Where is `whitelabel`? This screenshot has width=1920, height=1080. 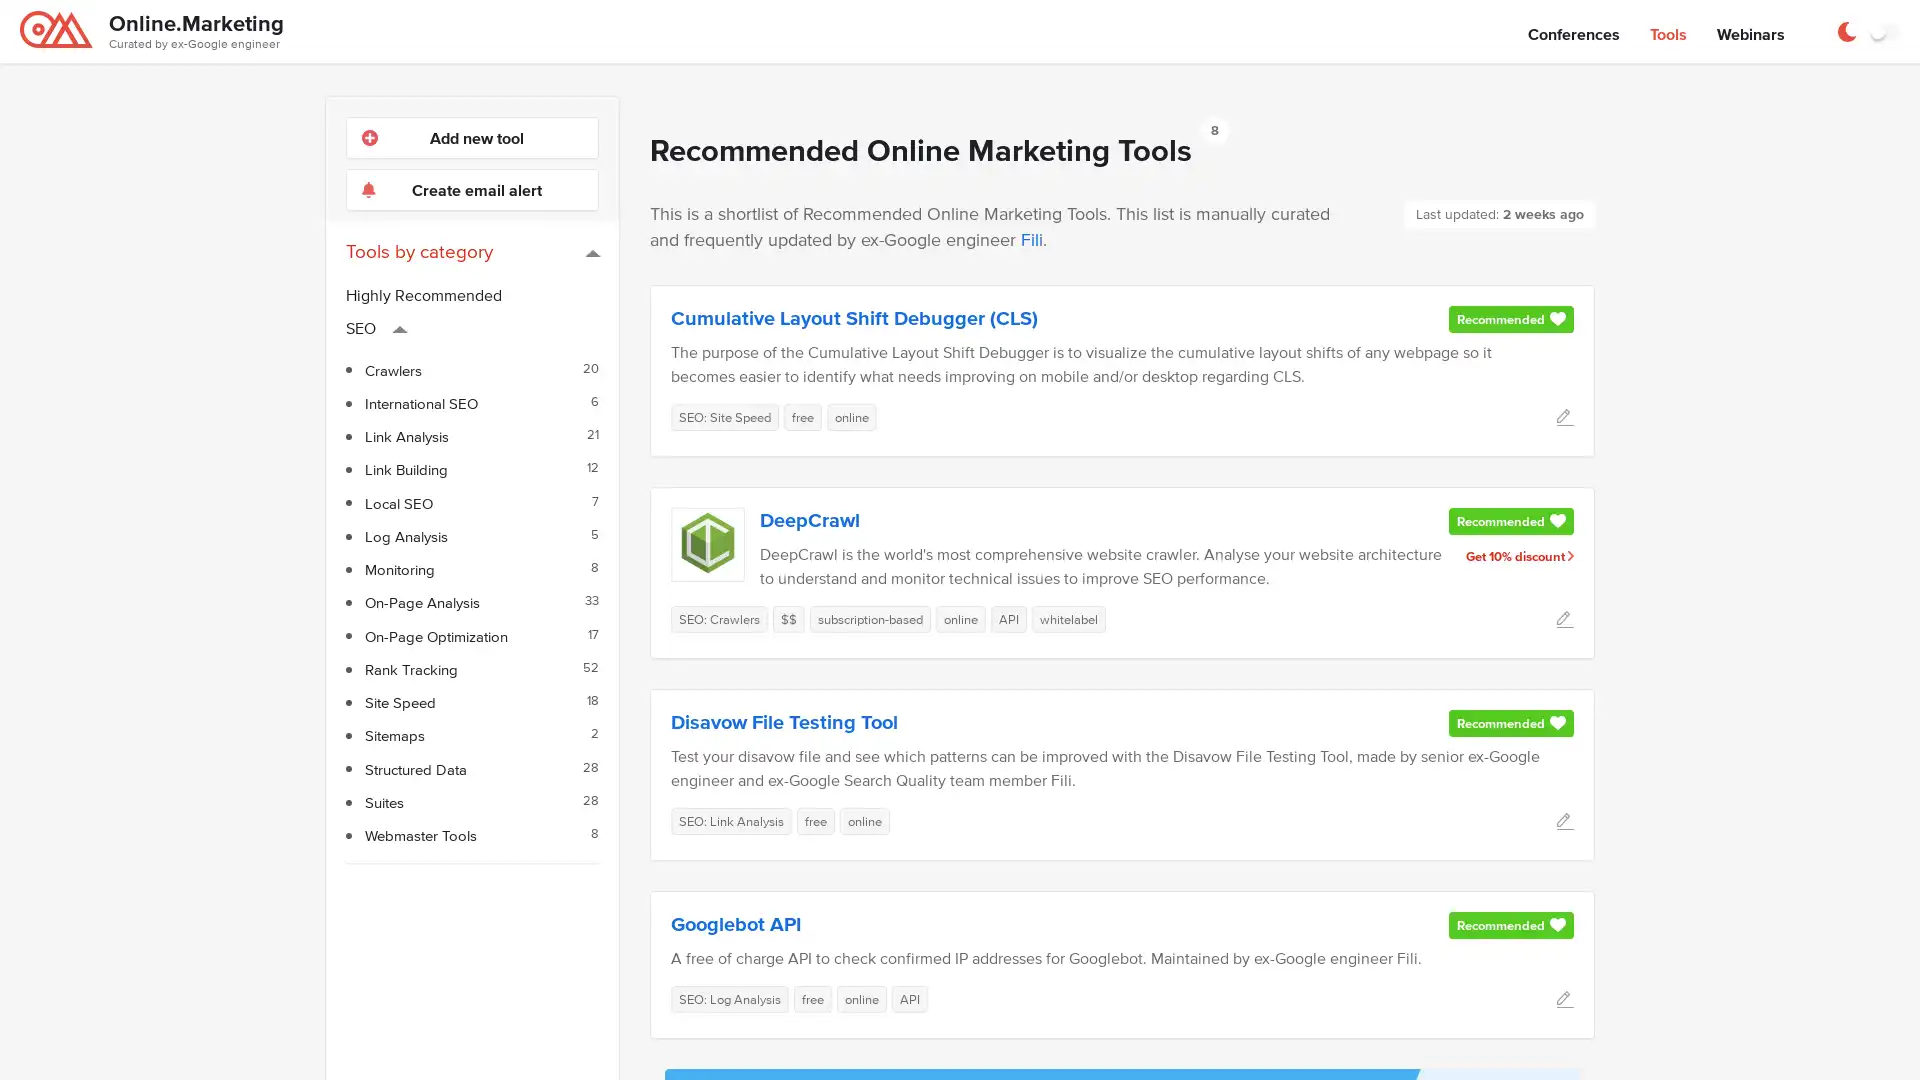 whitelabel is located at coordinates (1068, 617).